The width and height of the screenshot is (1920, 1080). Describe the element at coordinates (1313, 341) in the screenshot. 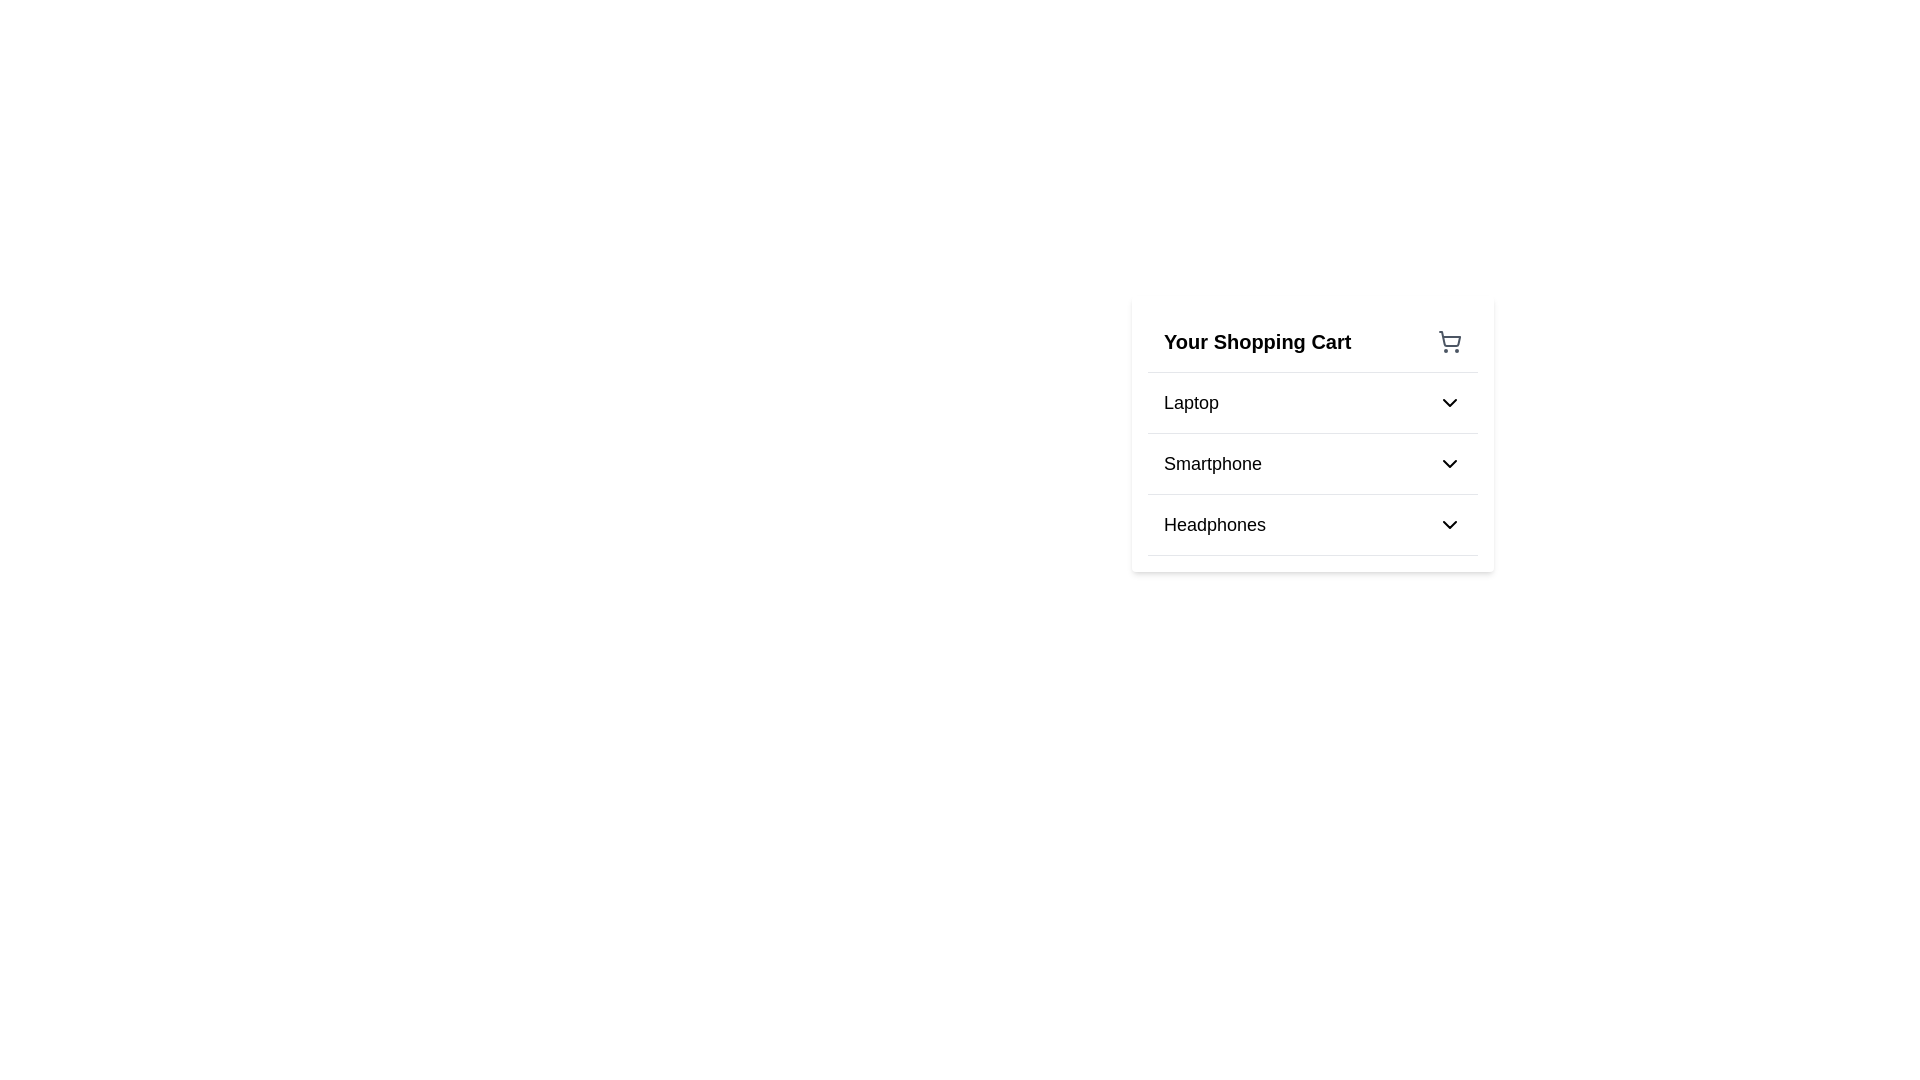

I see `the shopping cart section header which indicates the purpose of the current section and is located above the items labeled 'Laptop', 'Smartphone', and 'Headphones'` at that location.